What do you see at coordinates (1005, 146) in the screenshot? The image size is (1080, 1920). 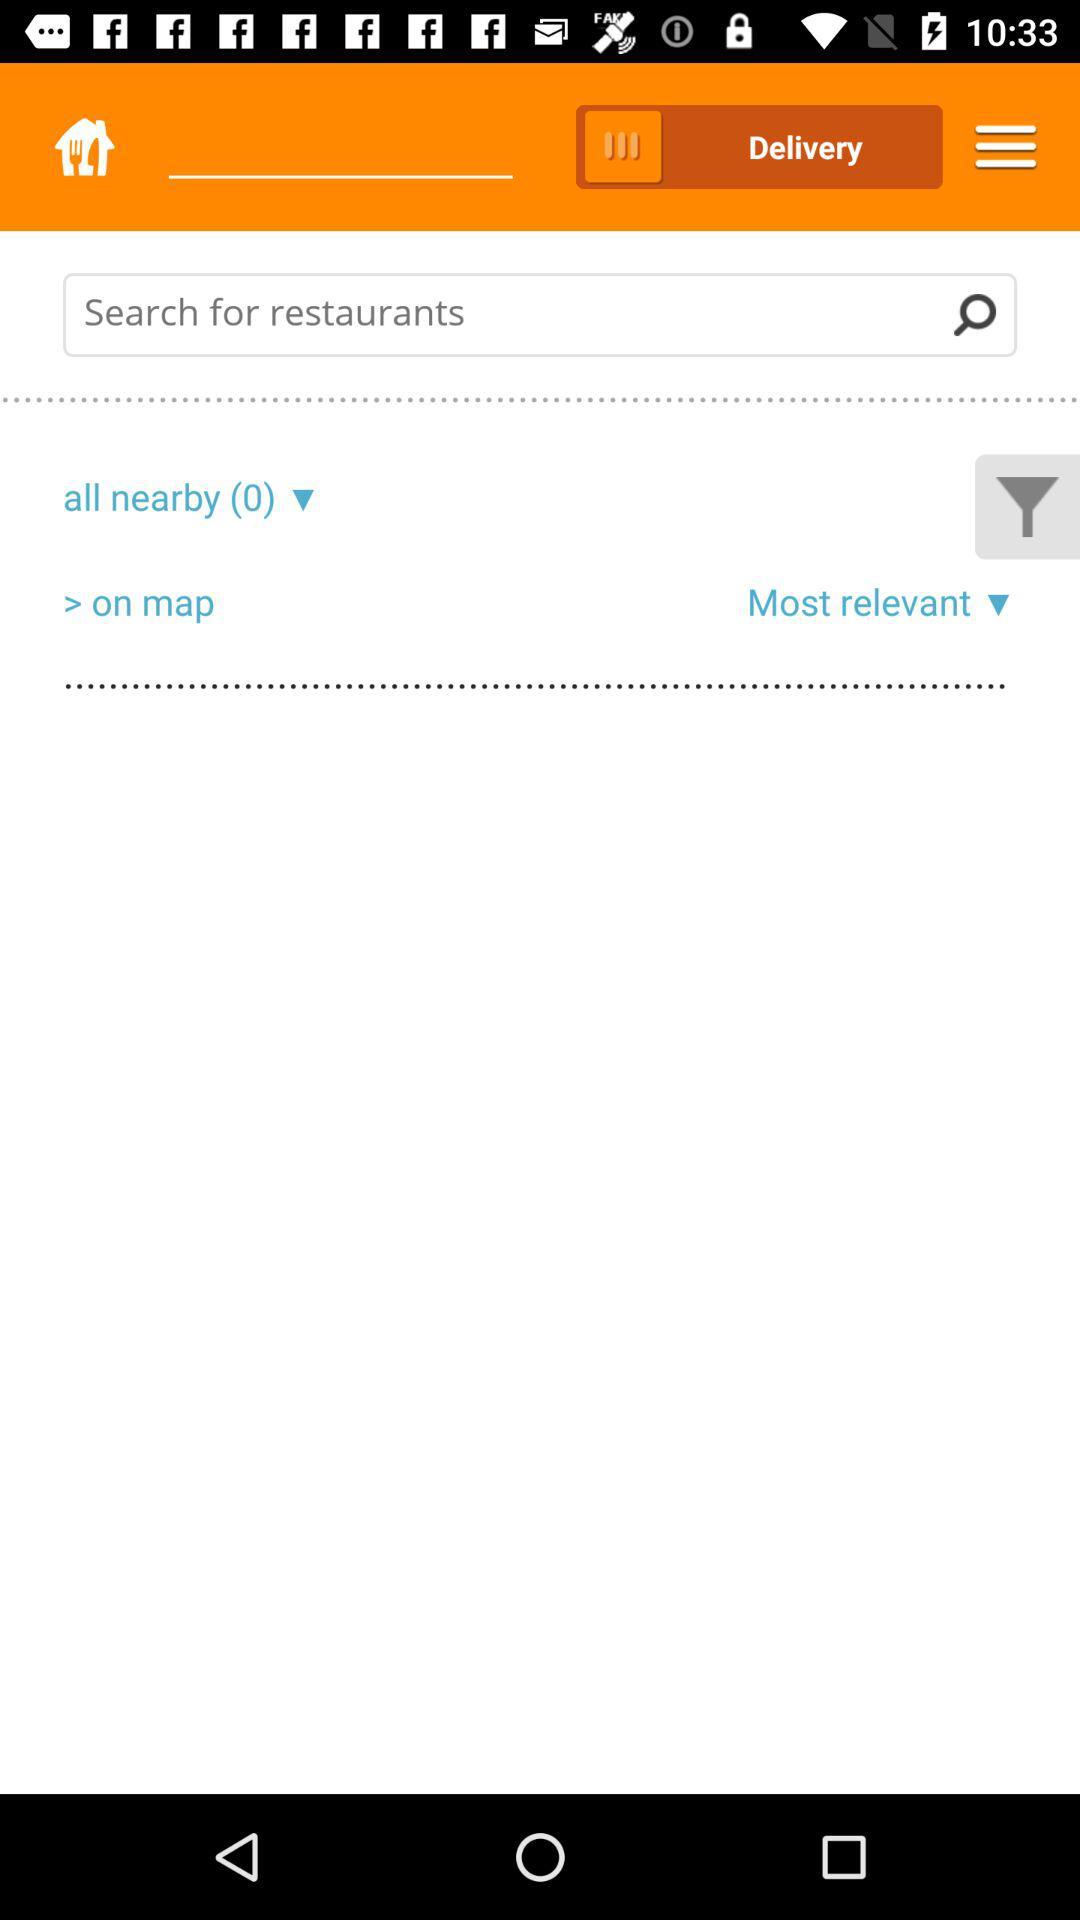 I see `the menu icon` at bounding box center [1005, 146].